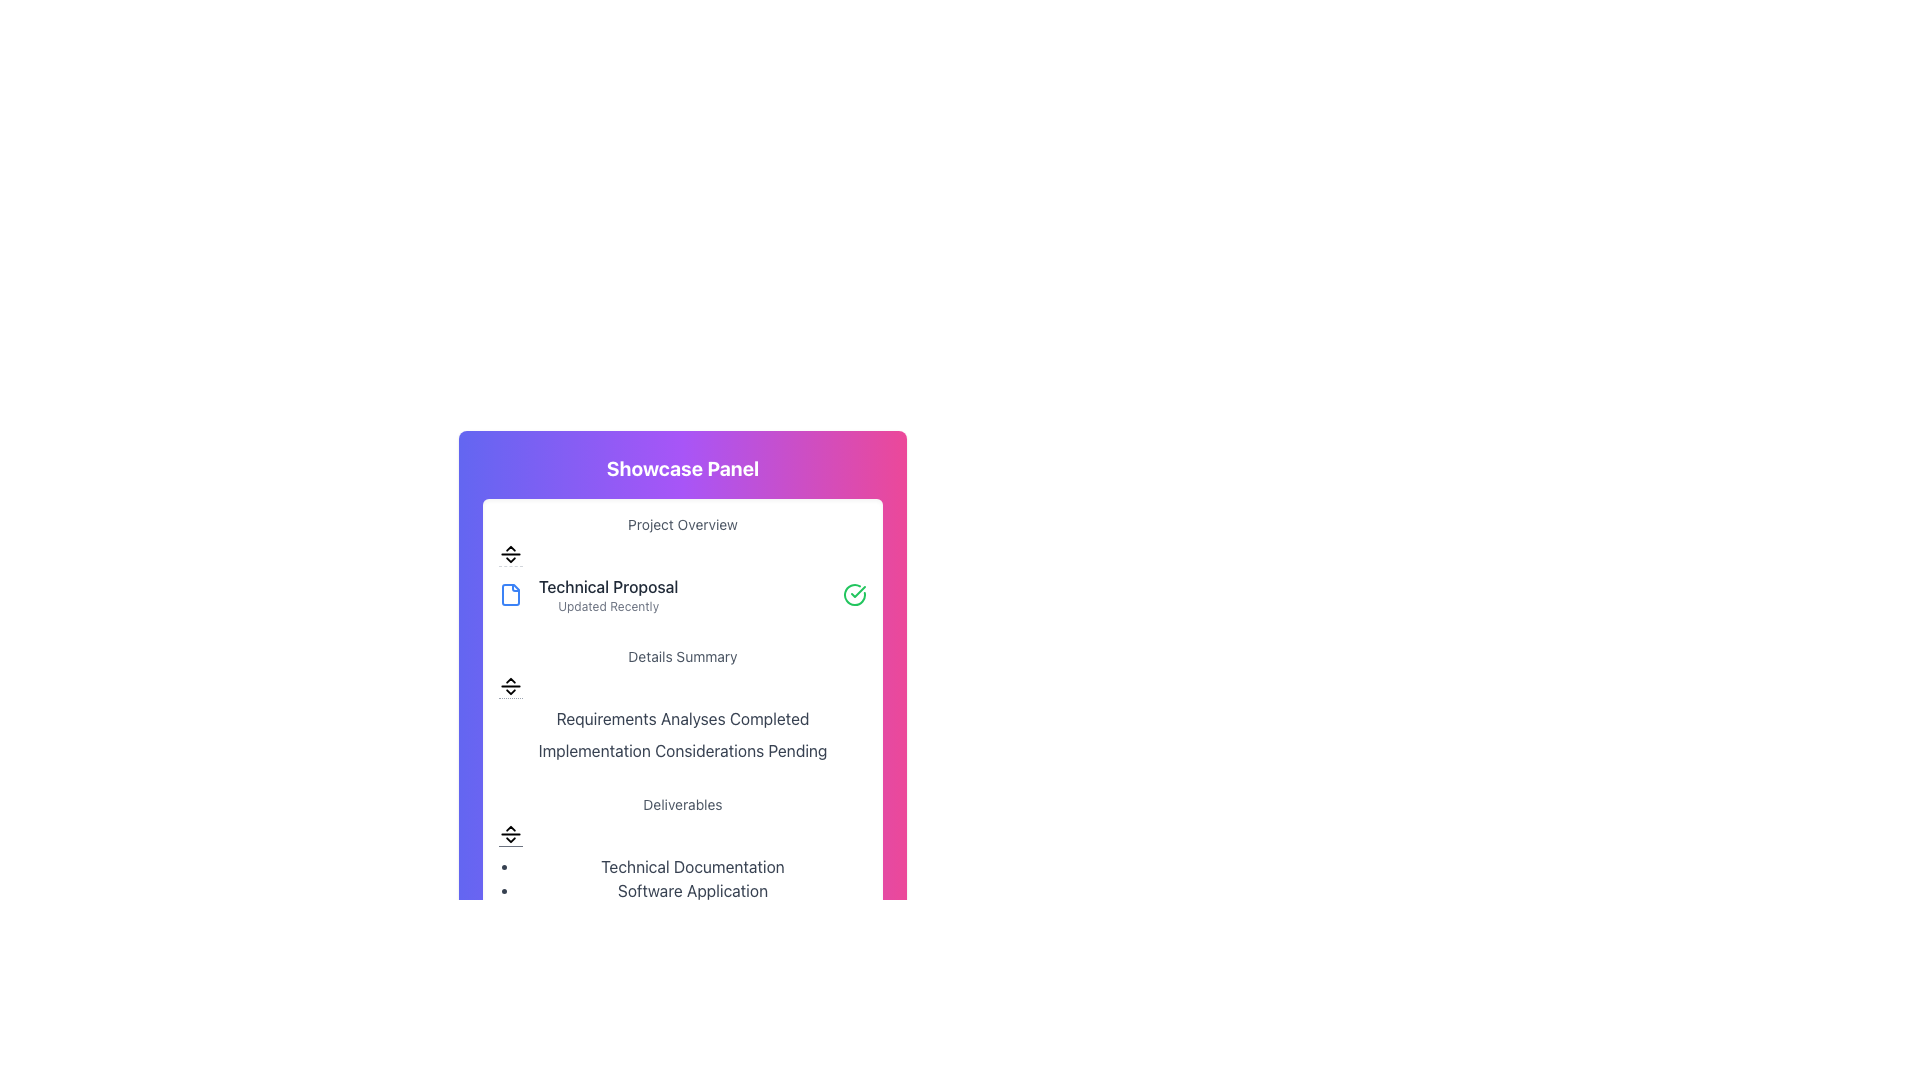  Describe the element at coordinates (682, 656) in the screenshot. I see `the static text element that serves as a descriptor for the information near it, located beneath the 'Technical Proposal' section` at that location.